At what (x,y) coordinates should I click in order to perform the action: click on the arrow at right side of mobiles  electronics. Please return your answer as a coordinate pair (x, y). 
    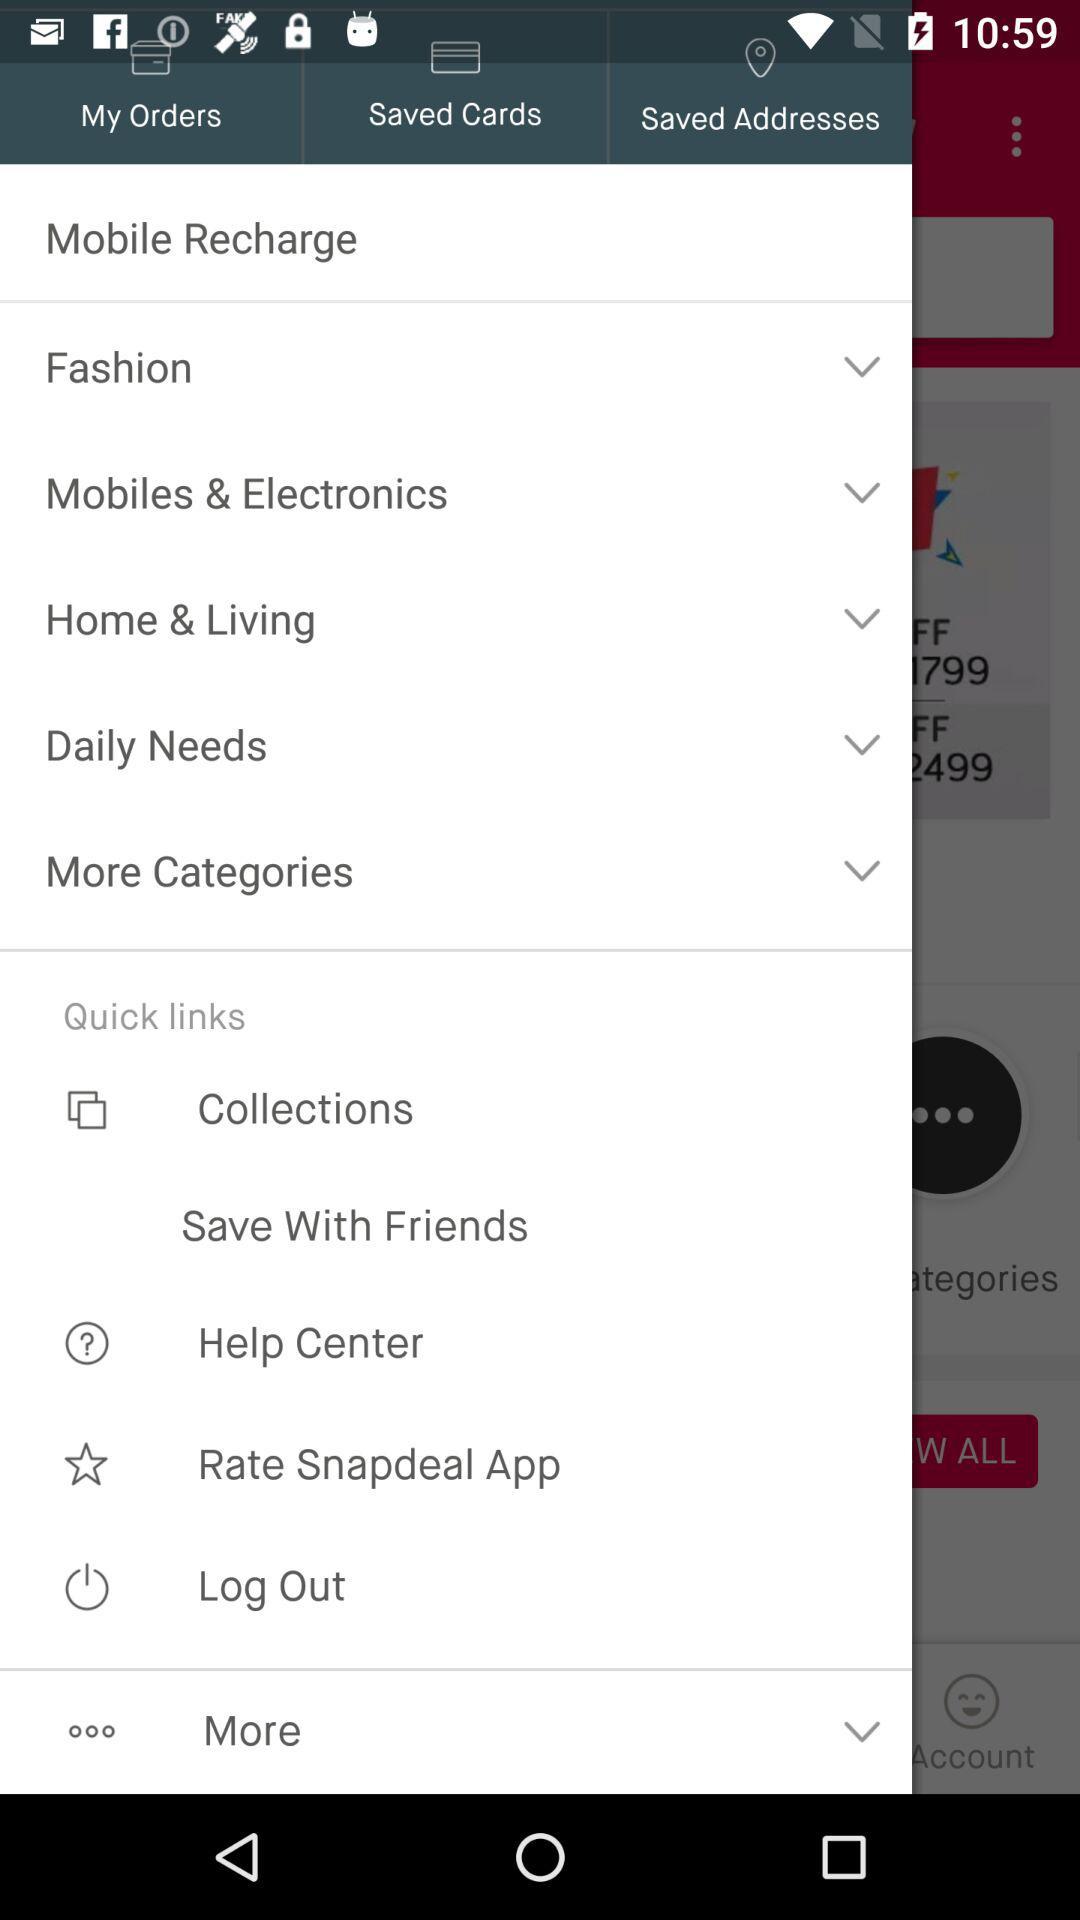
    Looking at the image, I should click on (861, 491).